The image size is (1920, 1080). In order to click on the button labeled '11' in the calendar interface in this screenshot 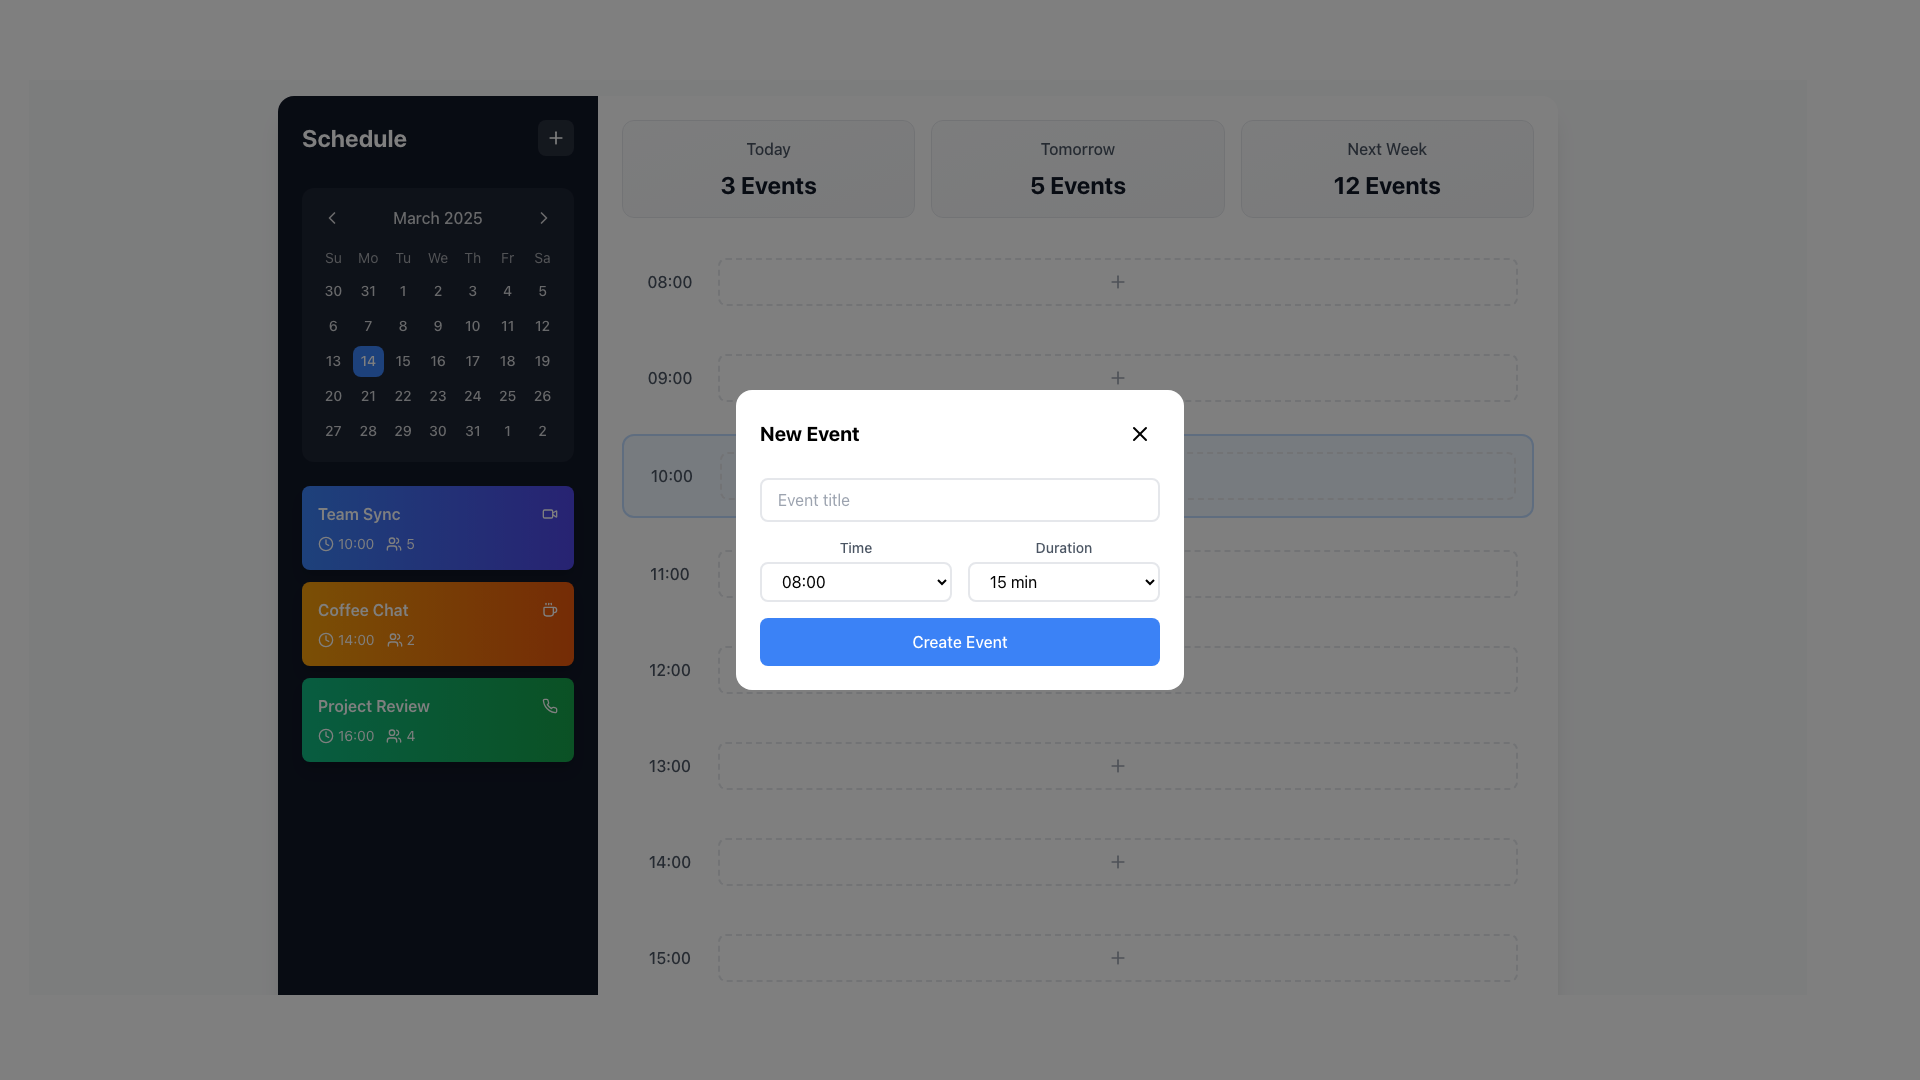, I will do `click(507, 325)`.